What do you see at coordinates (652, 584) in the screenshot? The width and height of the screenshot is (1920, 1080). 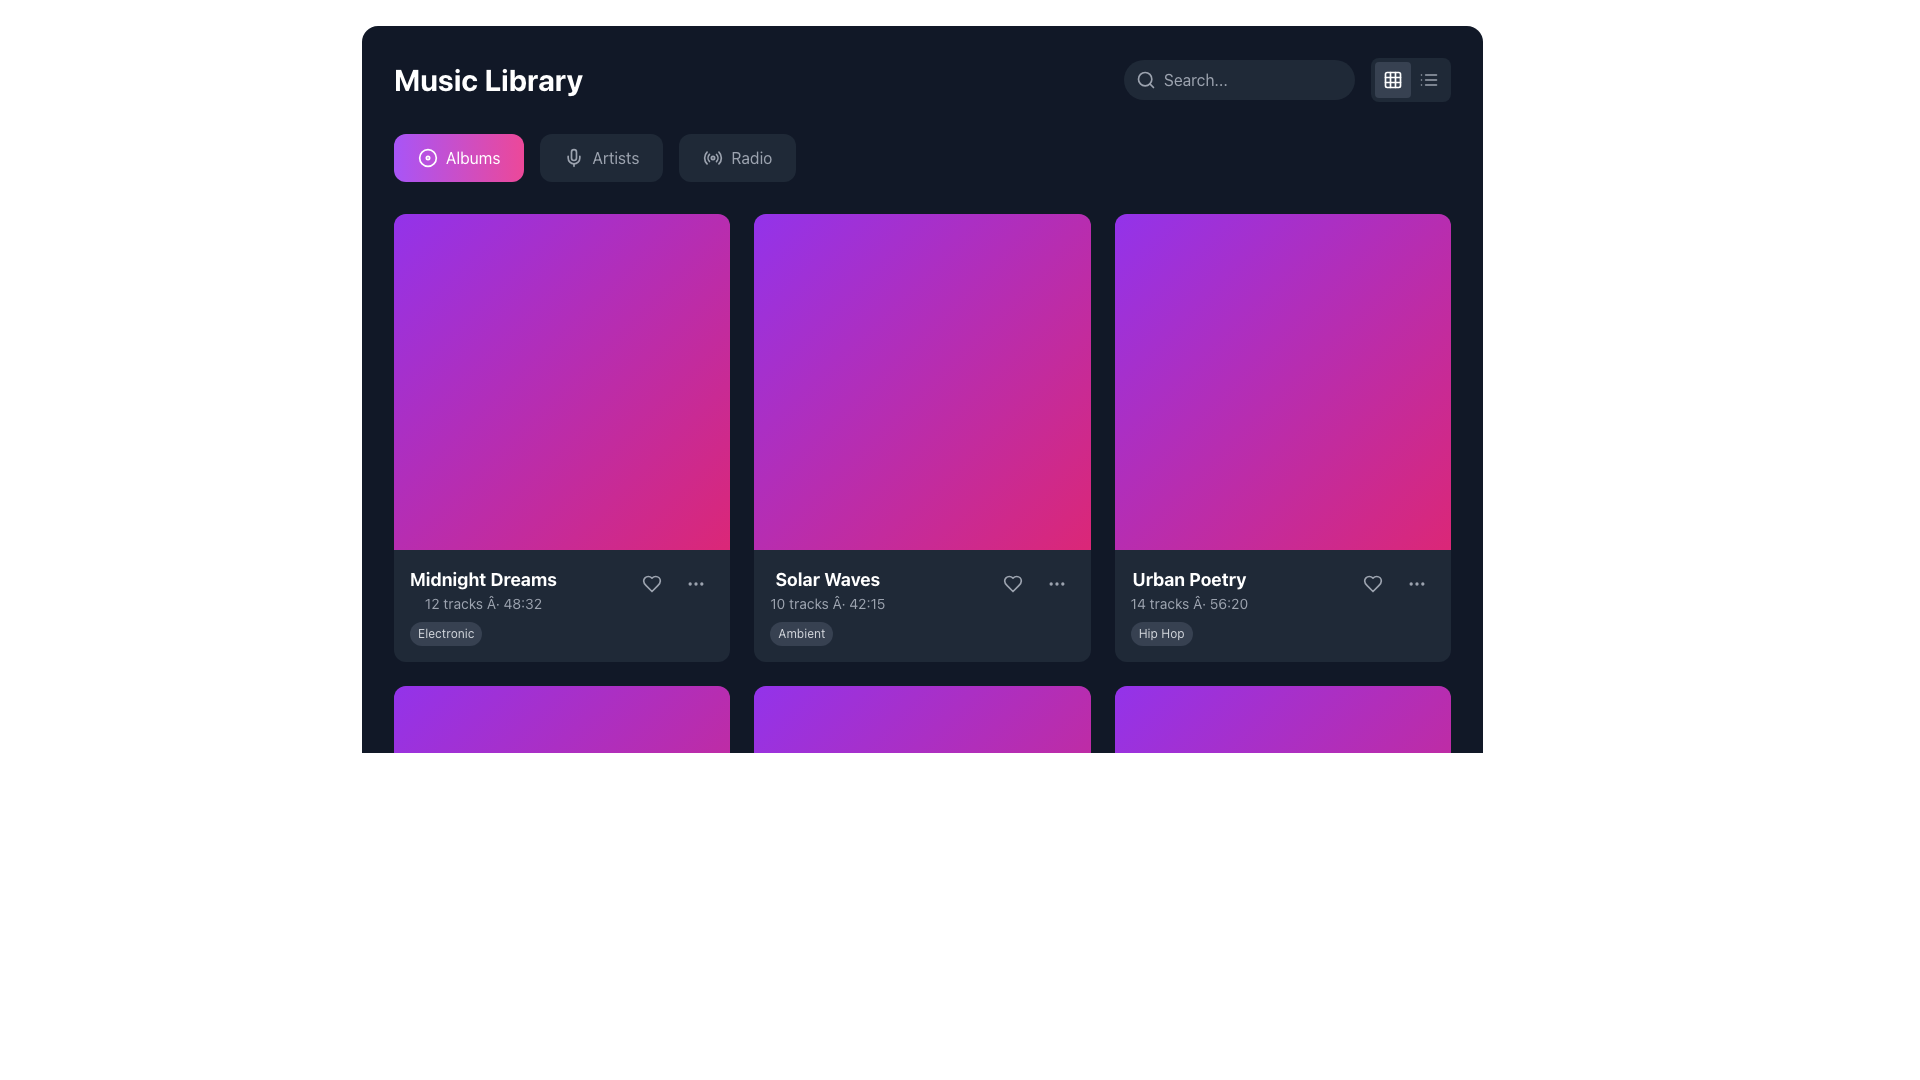 I see `the outlined heart icon located at the bottom right corner of the 'Midnight Dreams' album card to mark the album as a favorite` at bounding box center [652, 584].